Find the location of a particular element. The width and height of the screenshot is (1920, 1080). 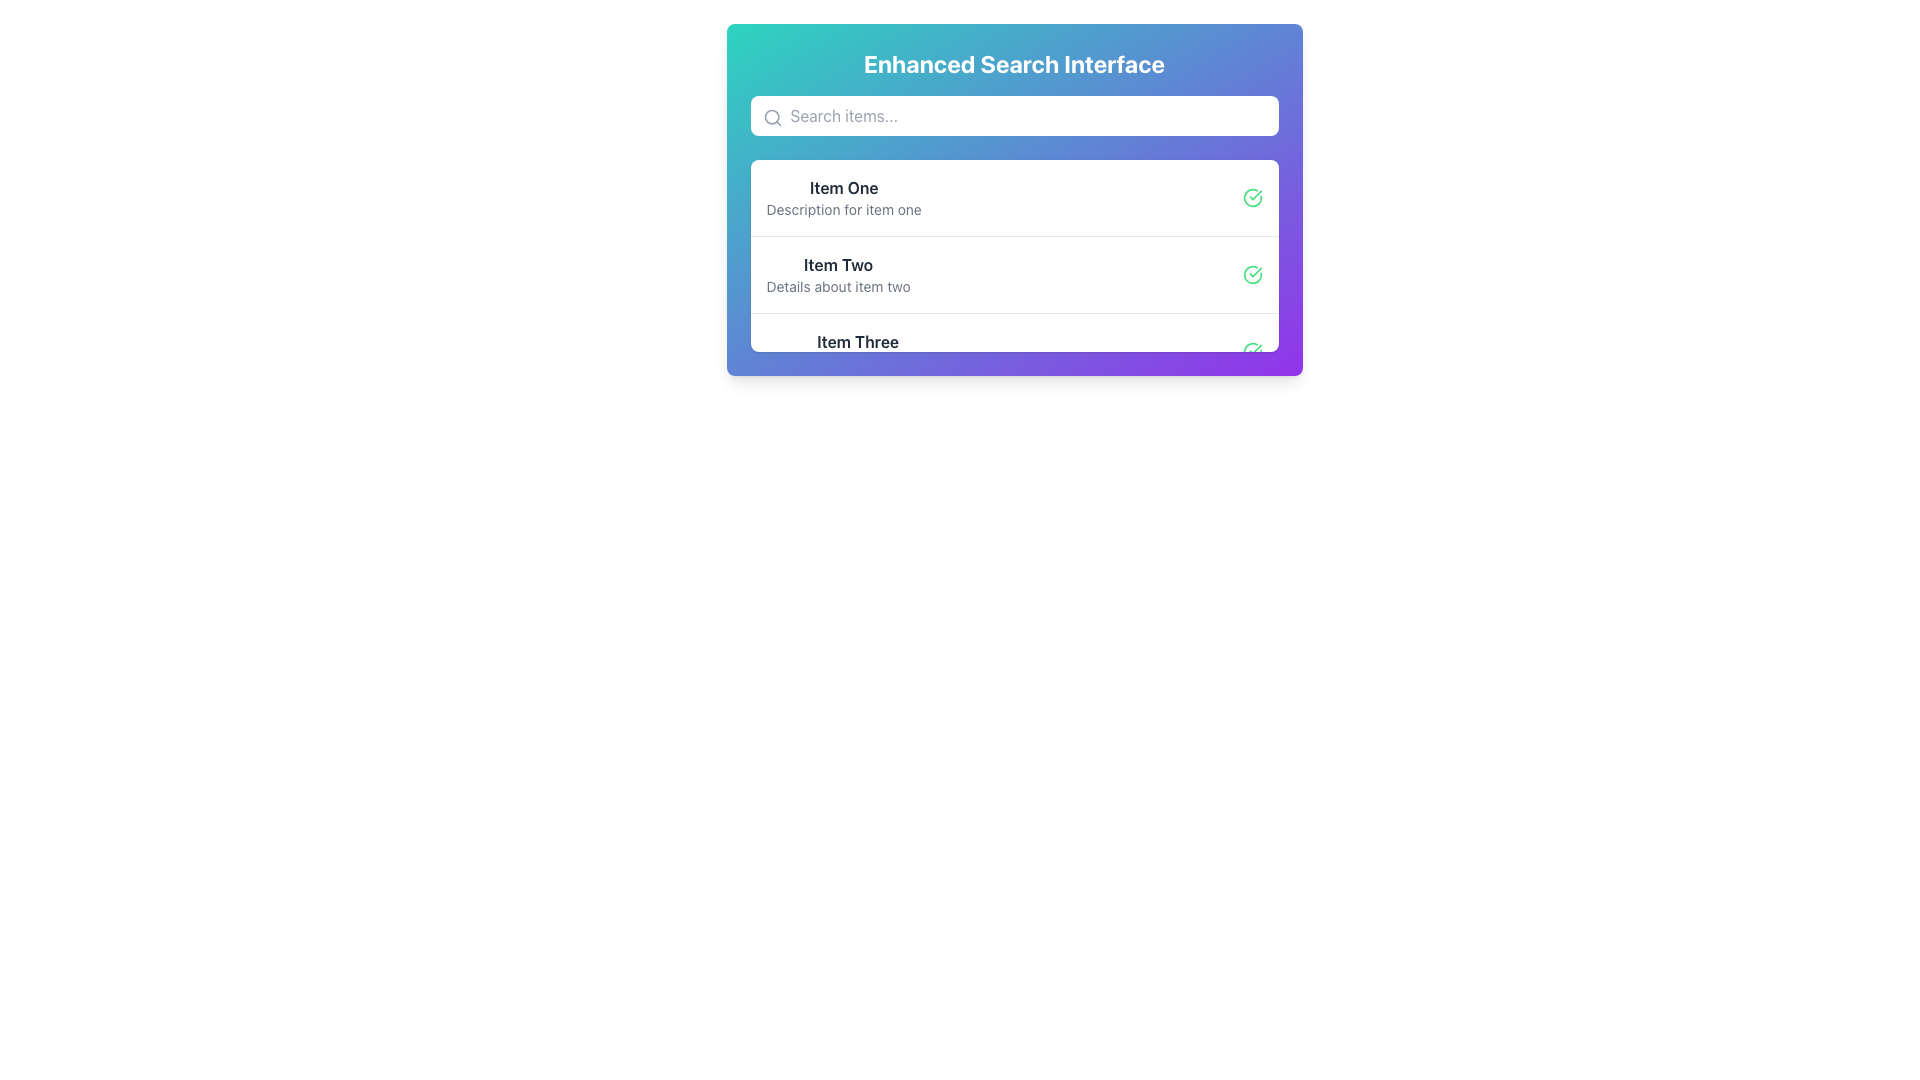

the text label at the top of the rounded box with a gradient background, which describes the functionality of the section is located at coordinates (1014, 63).